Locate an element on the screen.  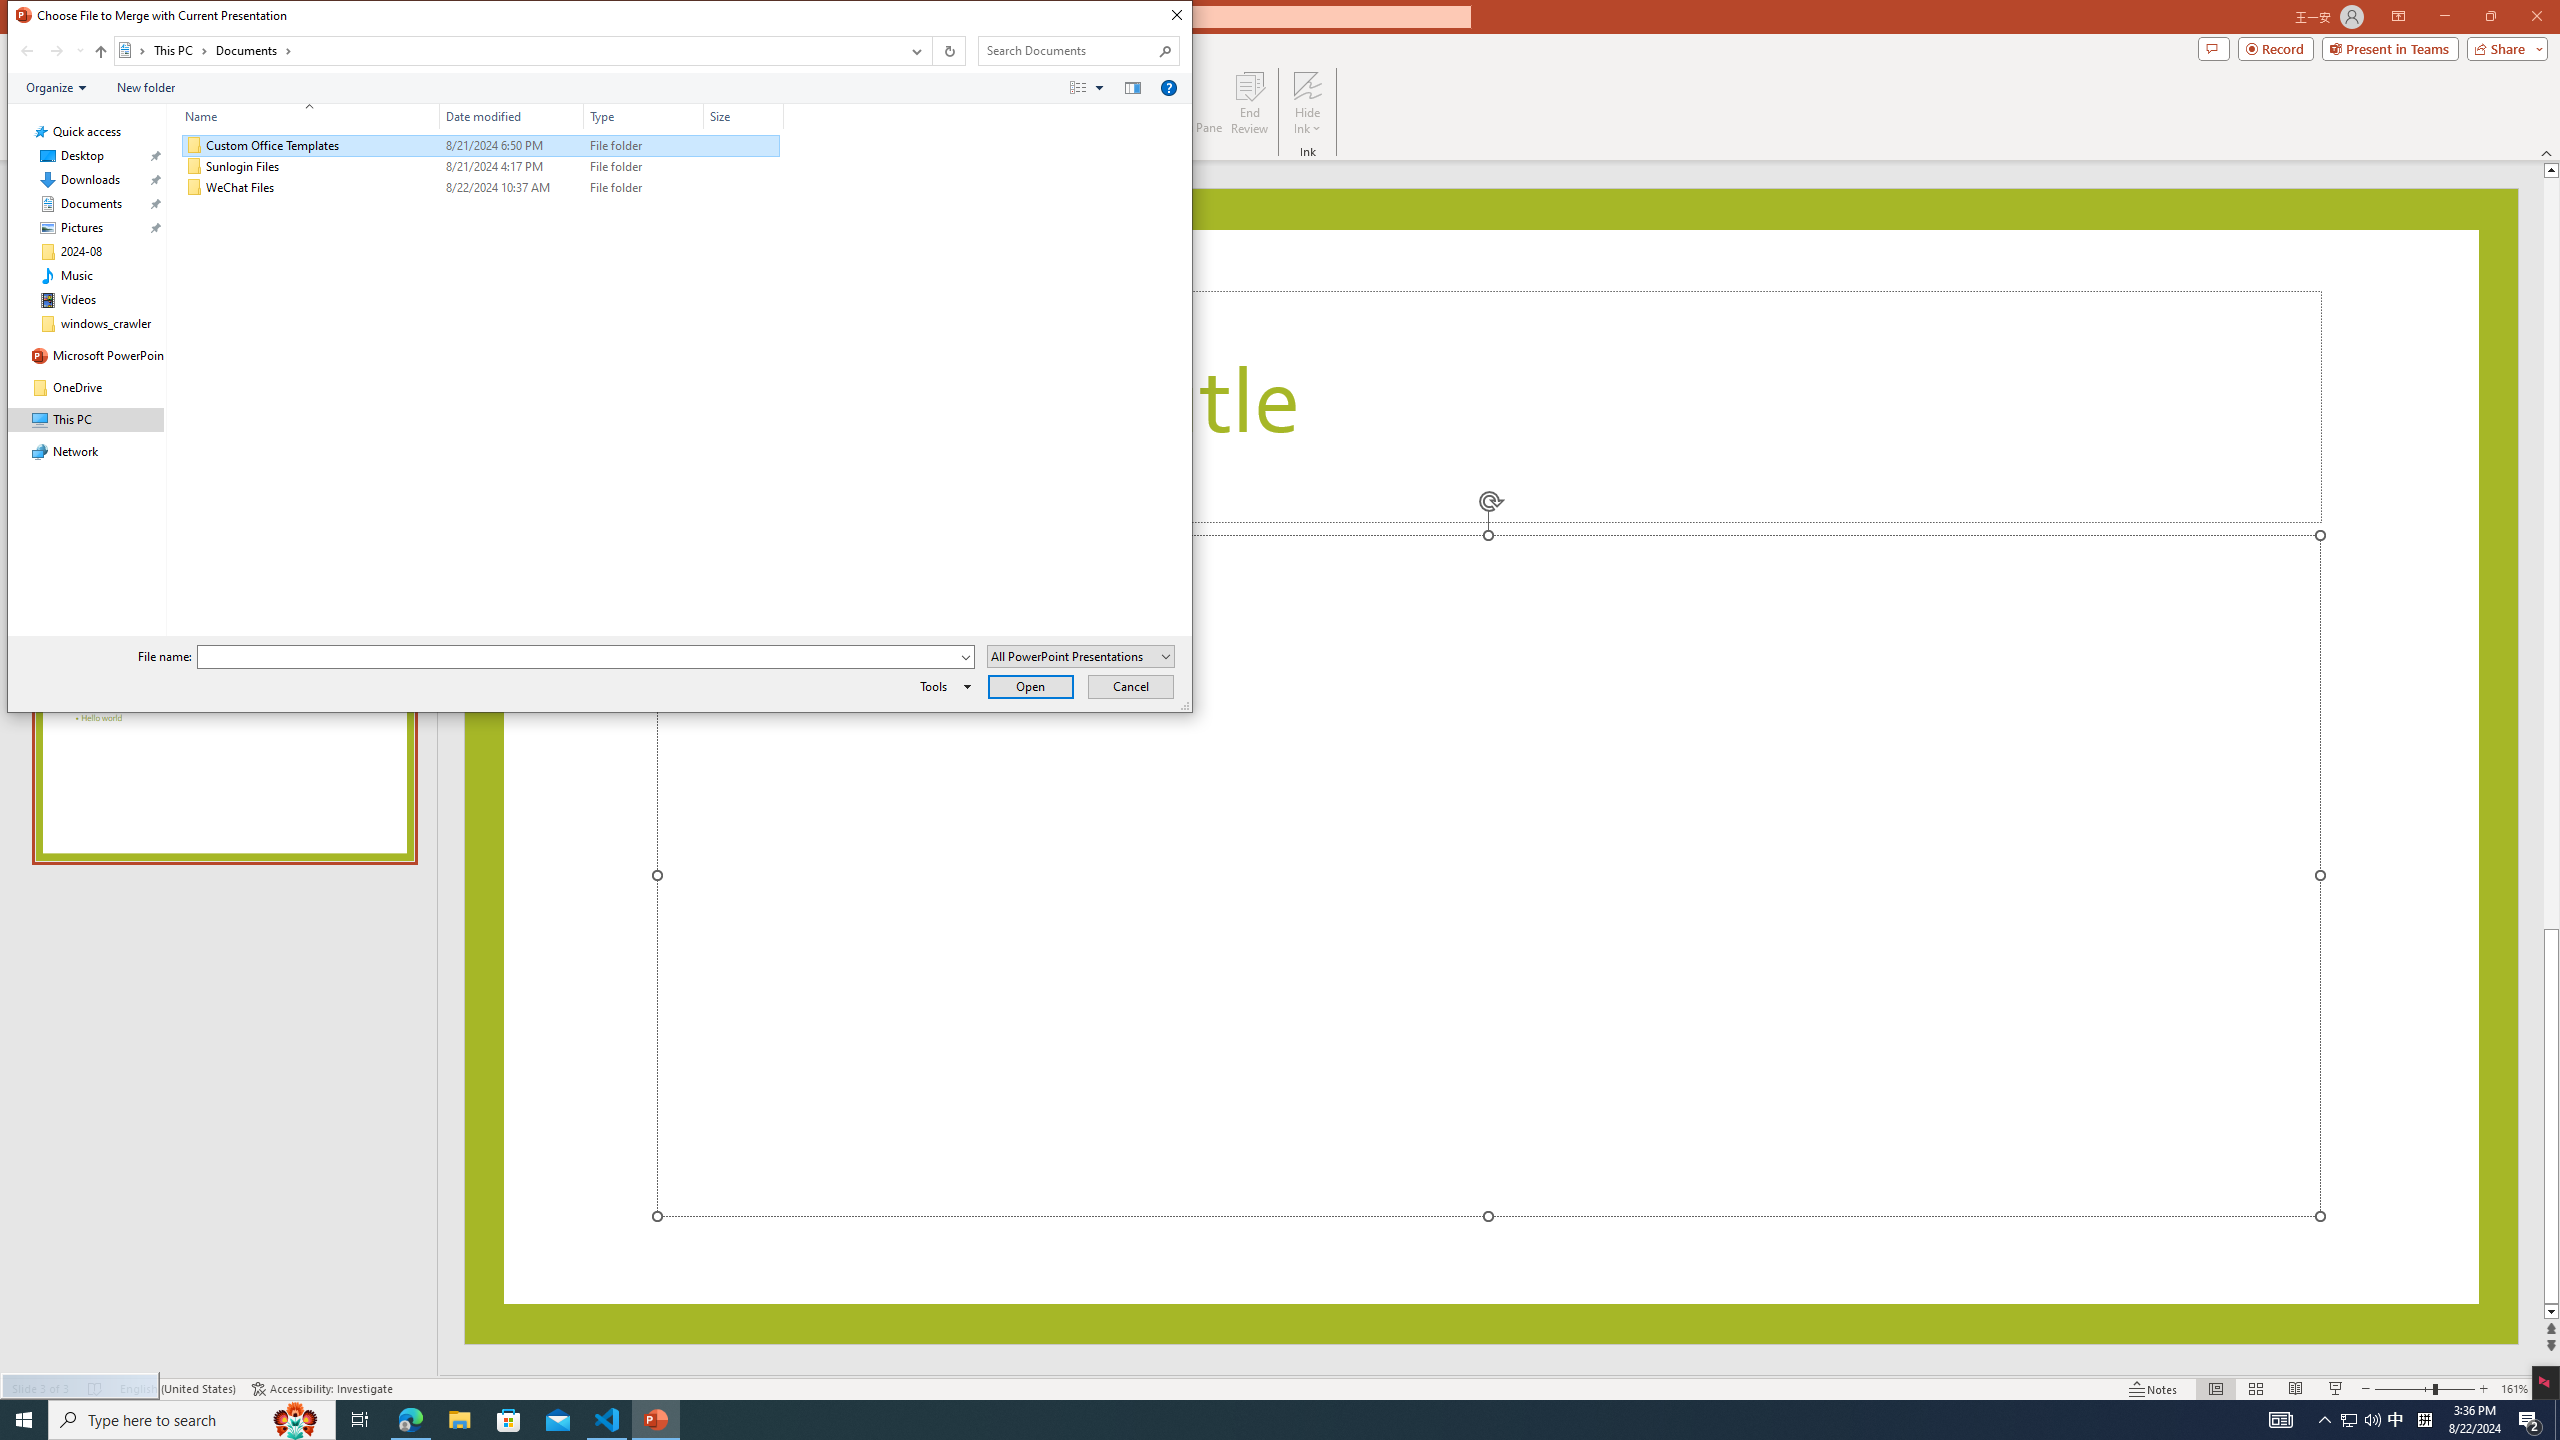
'Forward (Alt + Right Arrow)' is located at coordinates (56, 50).